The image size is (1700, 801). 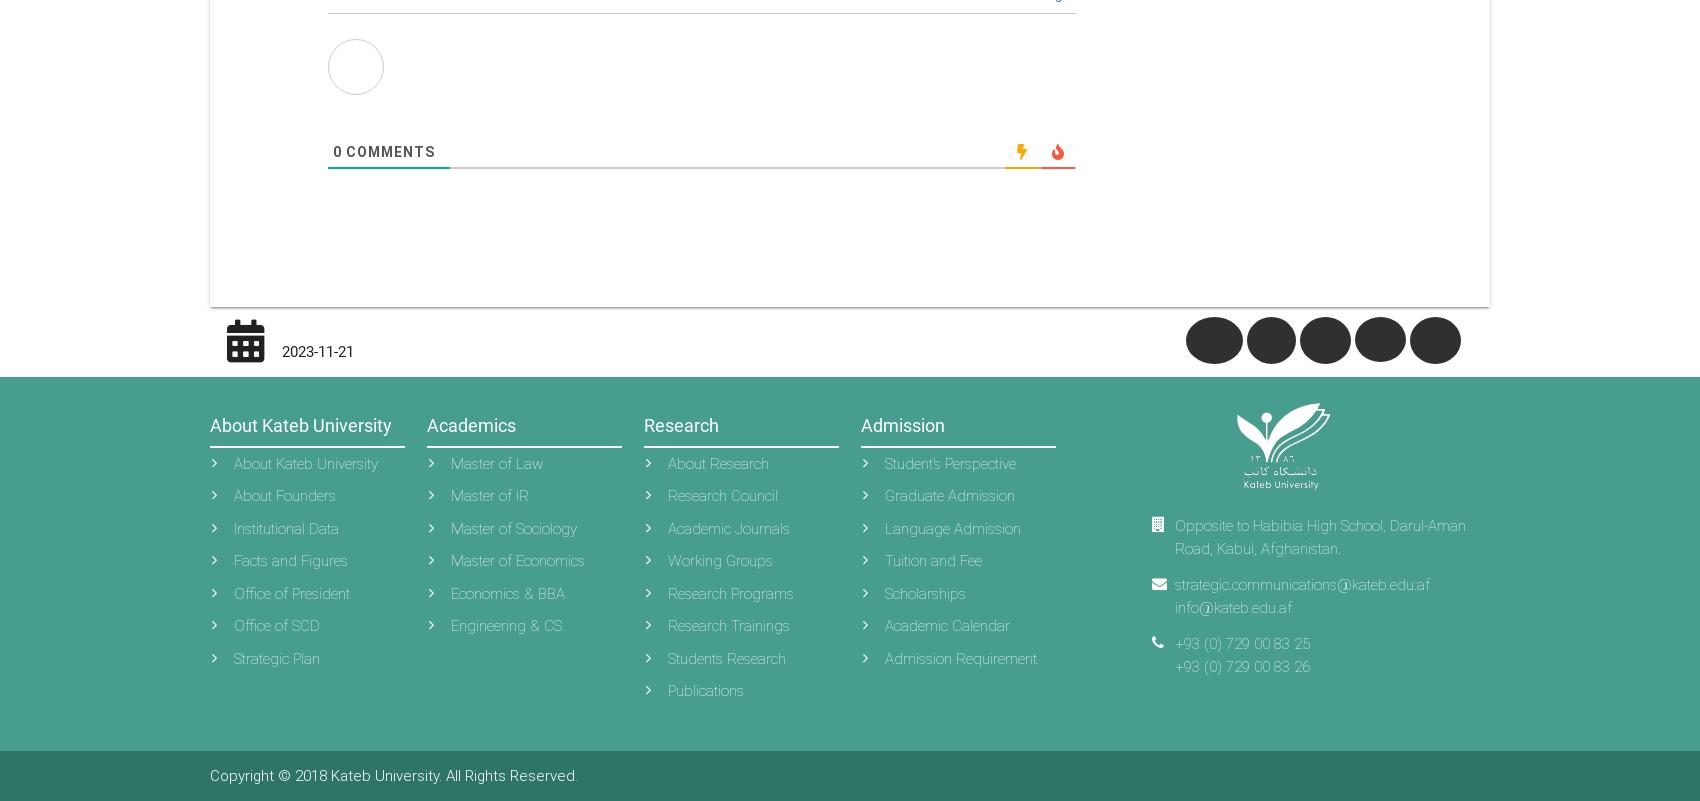 What do you see at coordinates (451, 462) in the screenshot?
I see `'Master of Law'` at bounding box center [451, 462].